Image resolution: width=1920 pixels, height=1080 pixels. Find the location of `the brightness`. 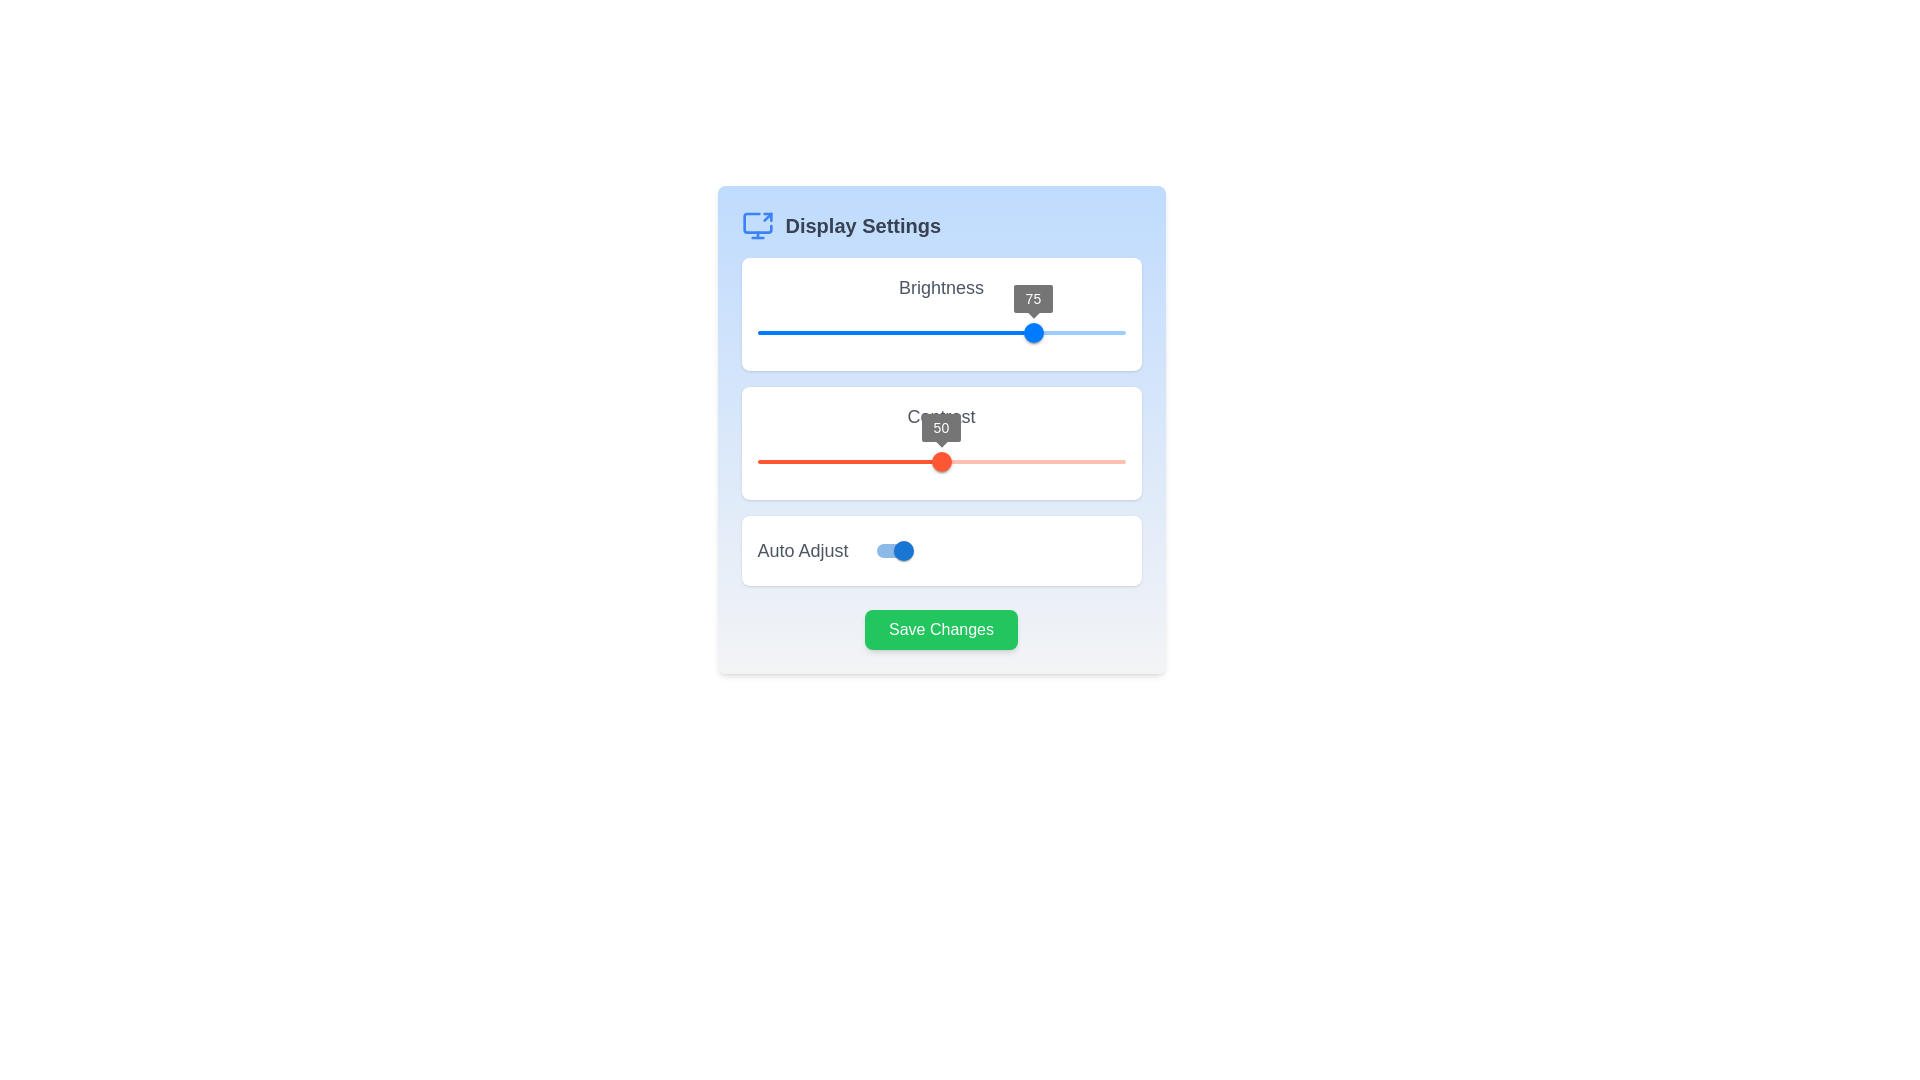

the brightness is located at coordinates (1090, 331).